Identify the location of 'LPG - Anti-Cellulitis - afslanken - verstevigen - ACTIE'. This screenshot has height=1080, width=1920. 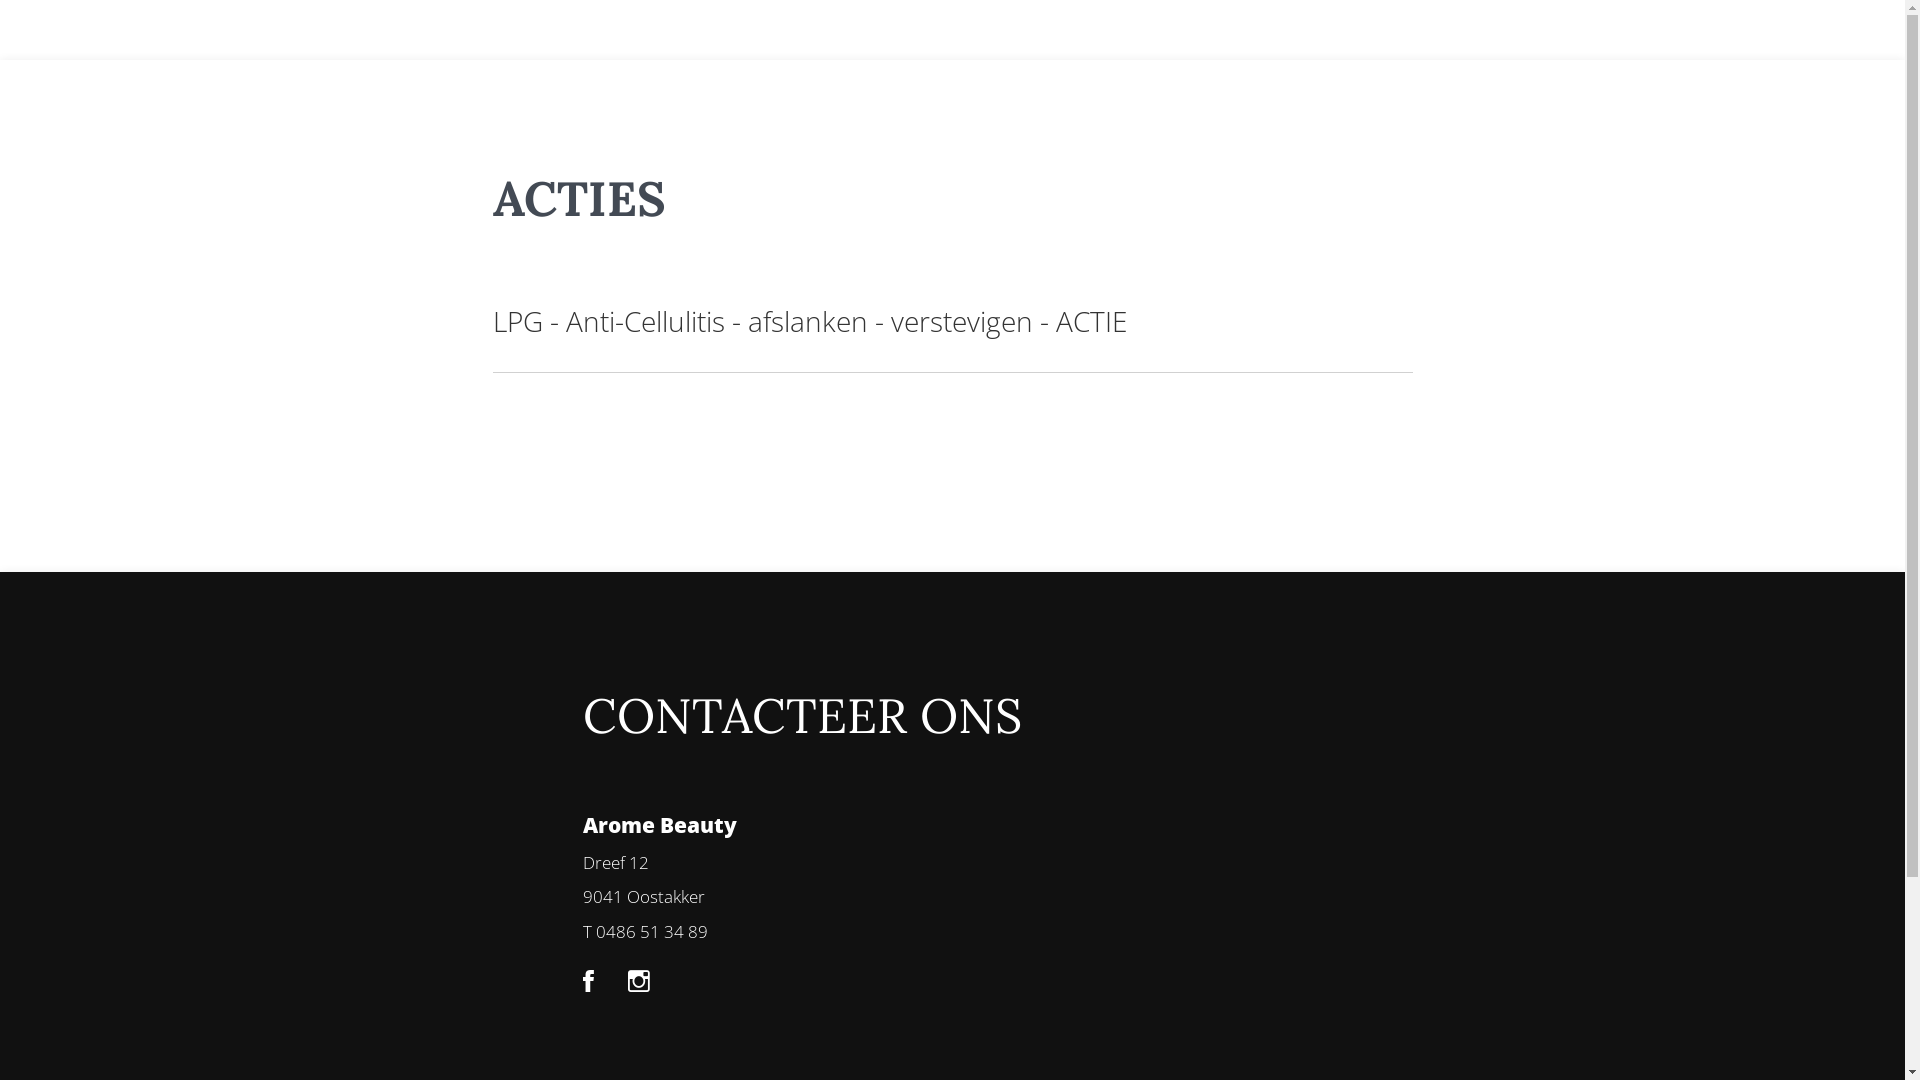
(809, 319).